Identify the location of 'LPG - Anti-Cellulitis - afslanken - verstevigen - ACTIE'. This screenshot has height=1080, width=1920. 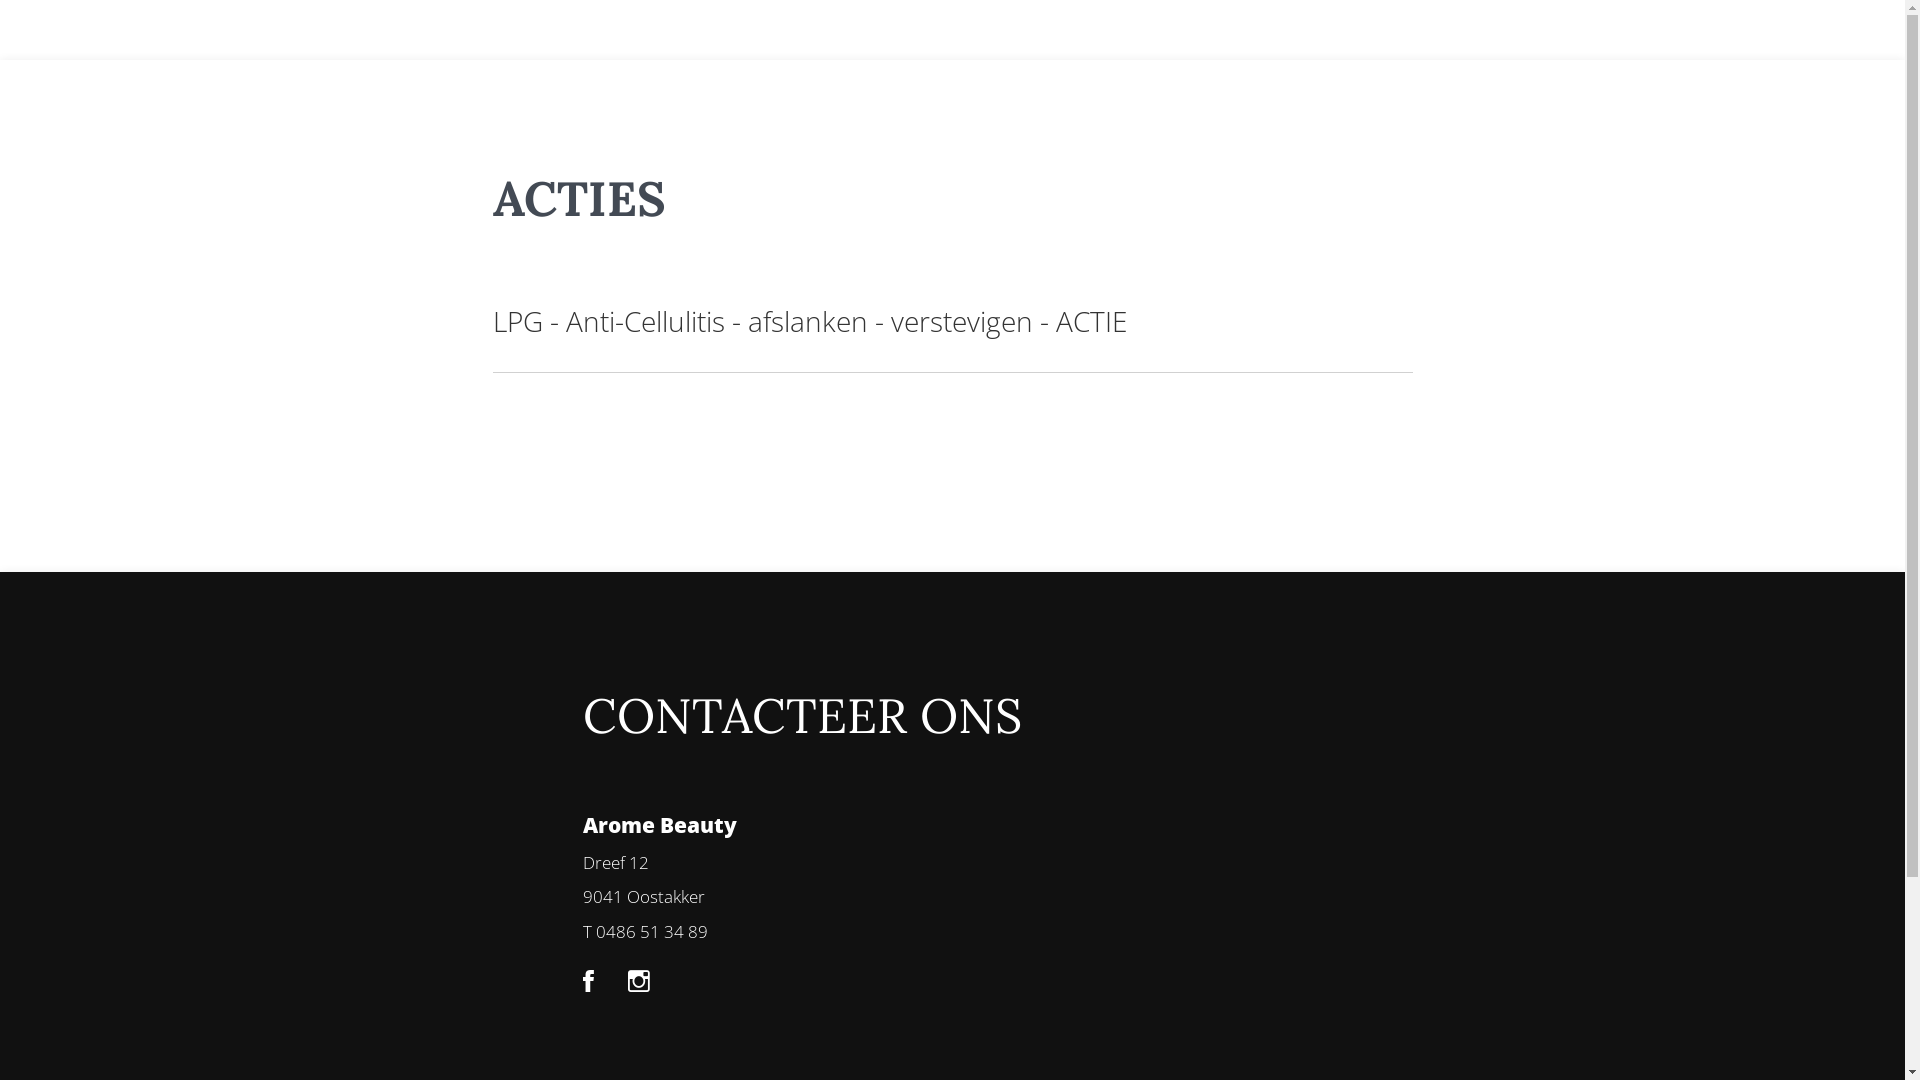
(809, 319).